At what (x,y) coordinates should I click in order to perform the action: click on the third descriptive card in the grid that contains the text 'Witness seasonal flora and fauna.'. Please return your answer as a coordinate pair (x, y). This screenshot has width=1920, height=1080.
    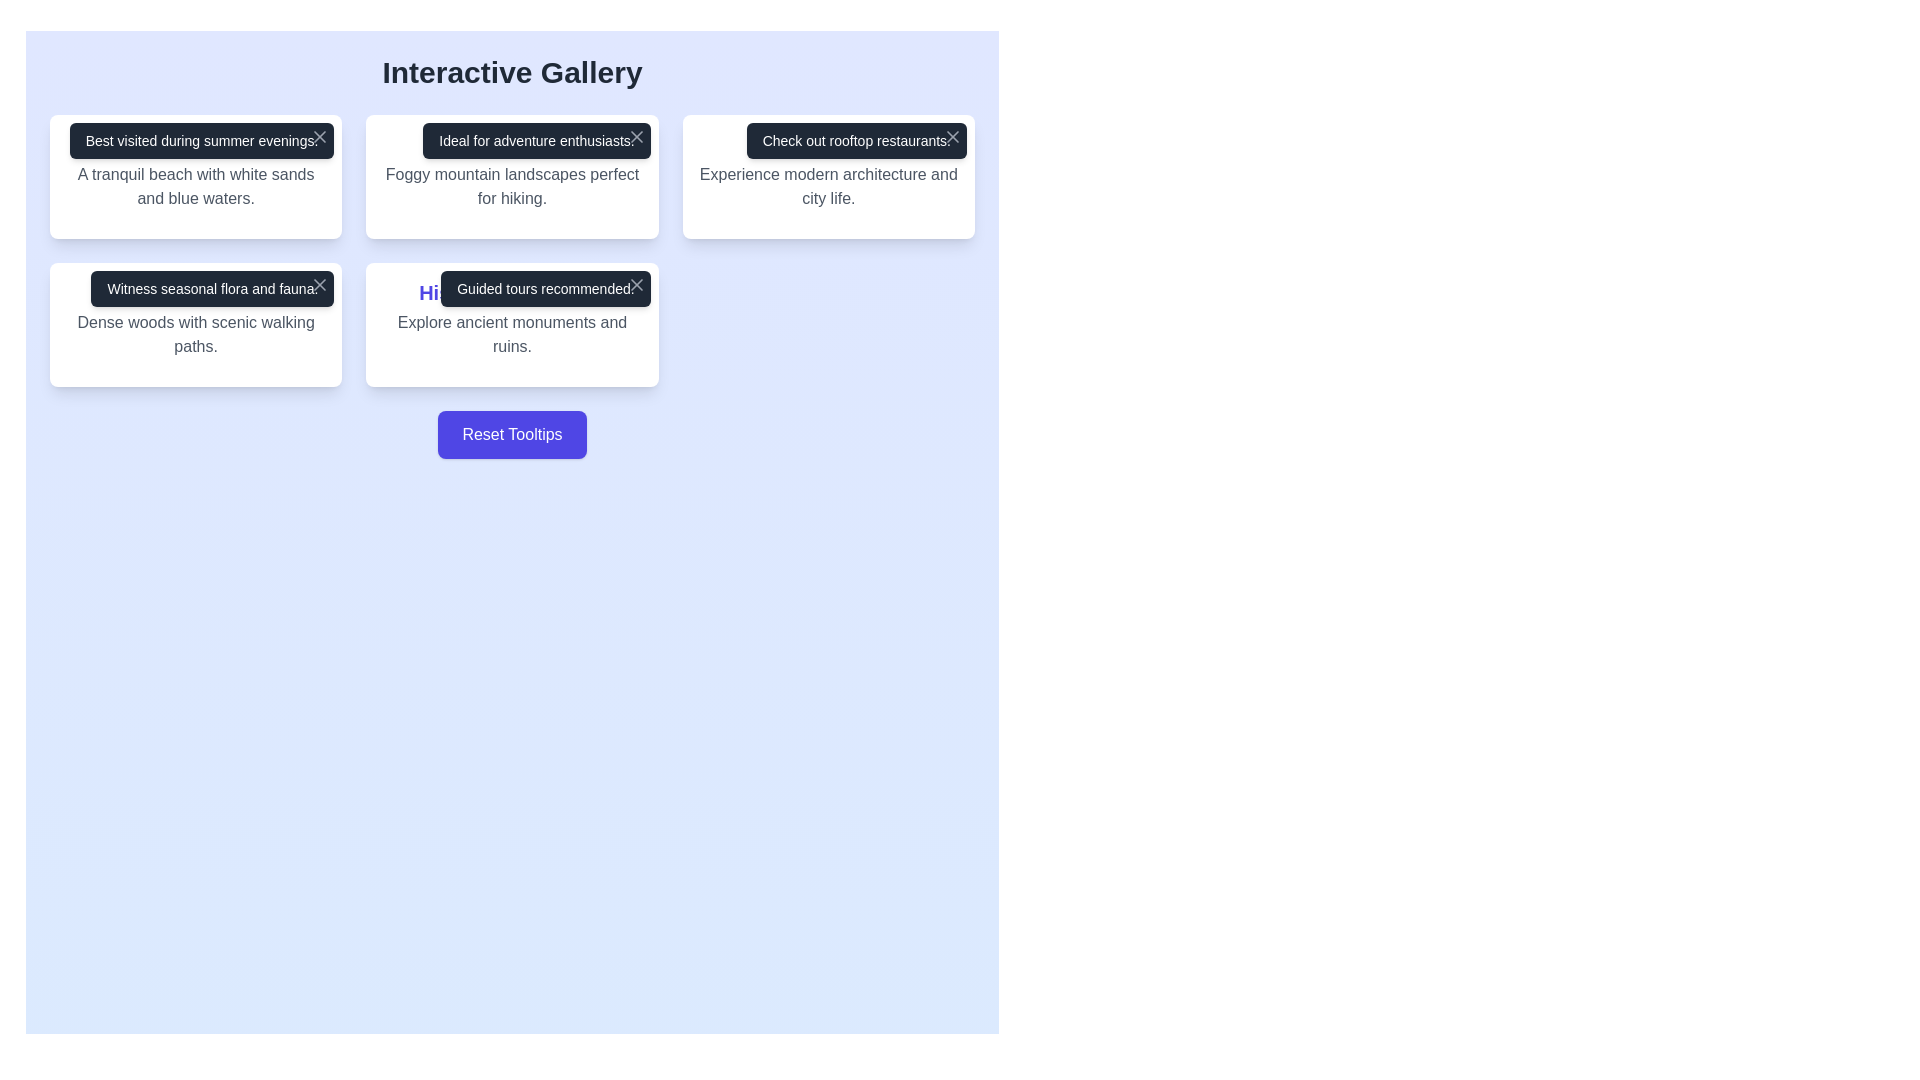
    Looking at the image, I should click on (196, 323).